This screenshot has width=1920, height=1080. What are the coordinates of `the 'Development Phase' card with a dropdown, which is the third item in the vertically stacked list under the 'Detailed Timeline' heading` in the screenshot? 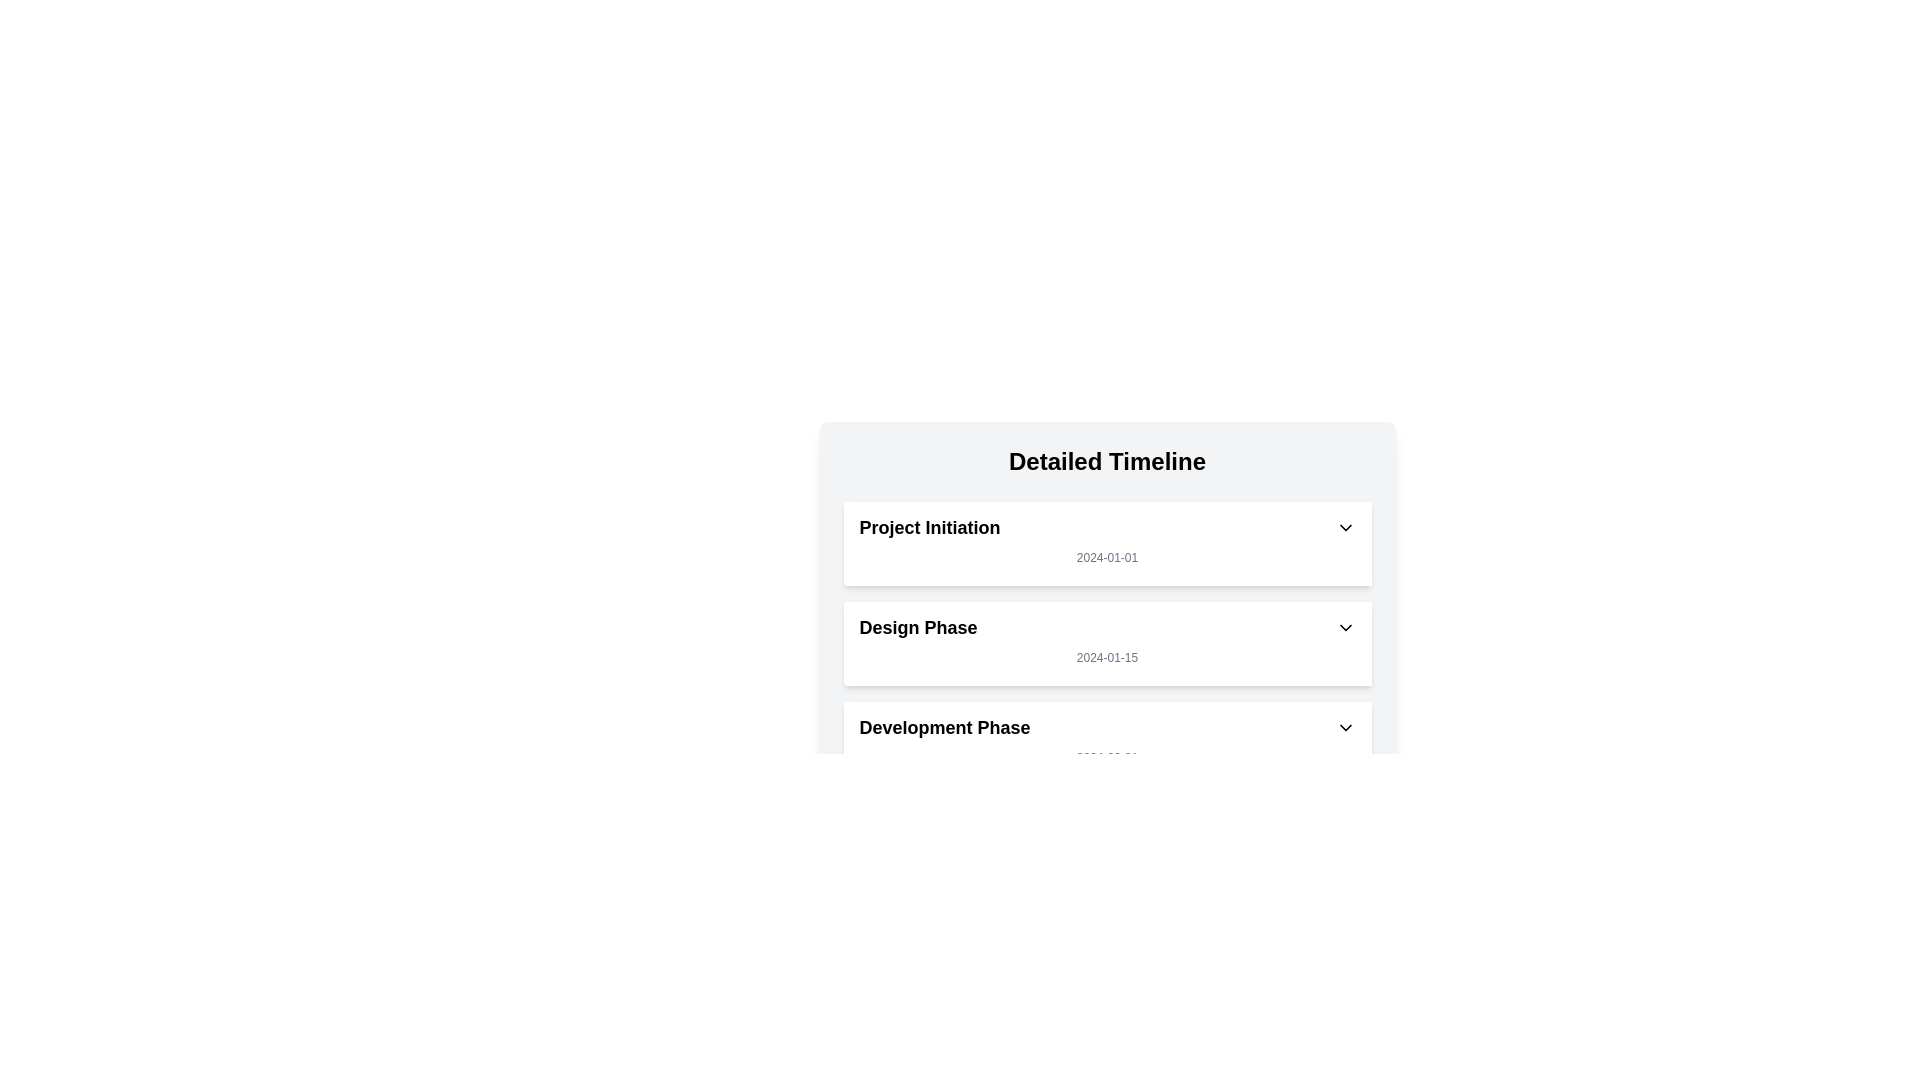 It's located at (1106, 744).